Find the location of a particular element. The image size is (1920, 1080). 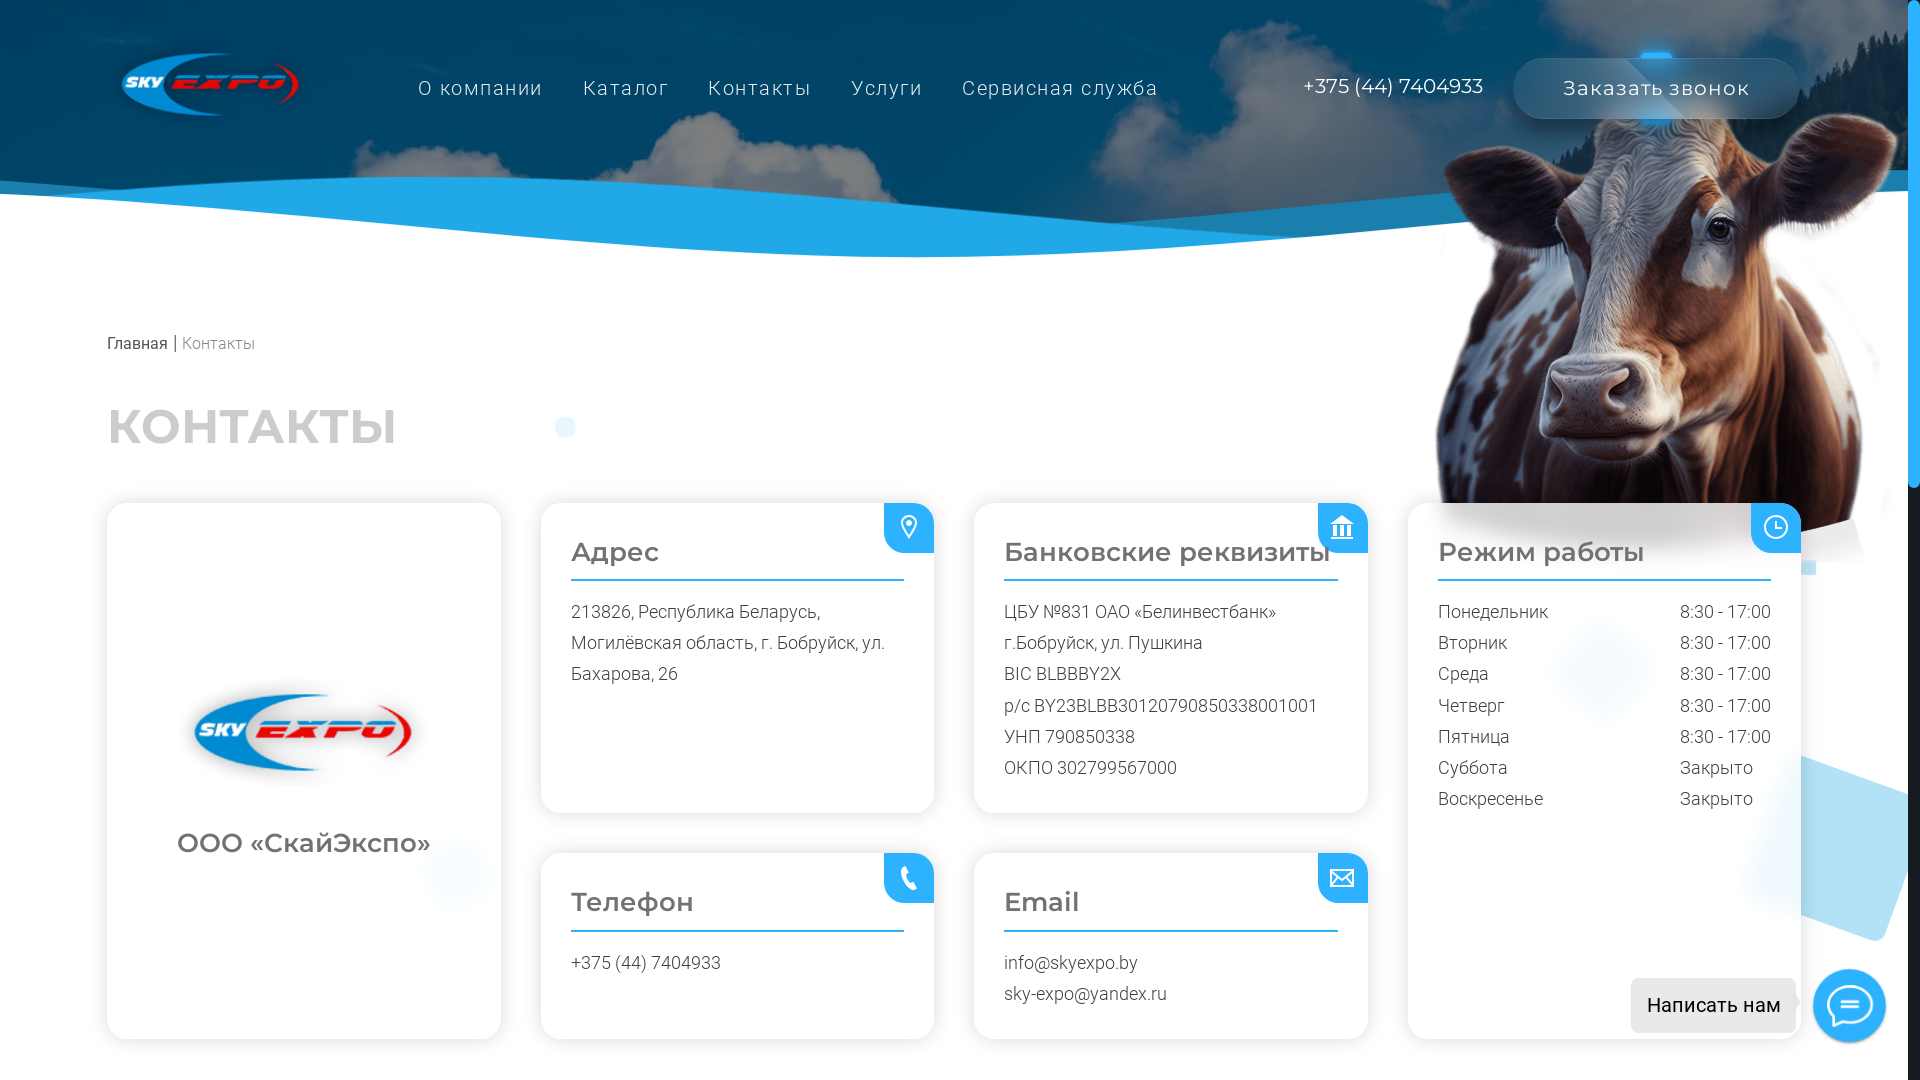

'+375 (44) 7404933' is located at coordinates (1391, 85).